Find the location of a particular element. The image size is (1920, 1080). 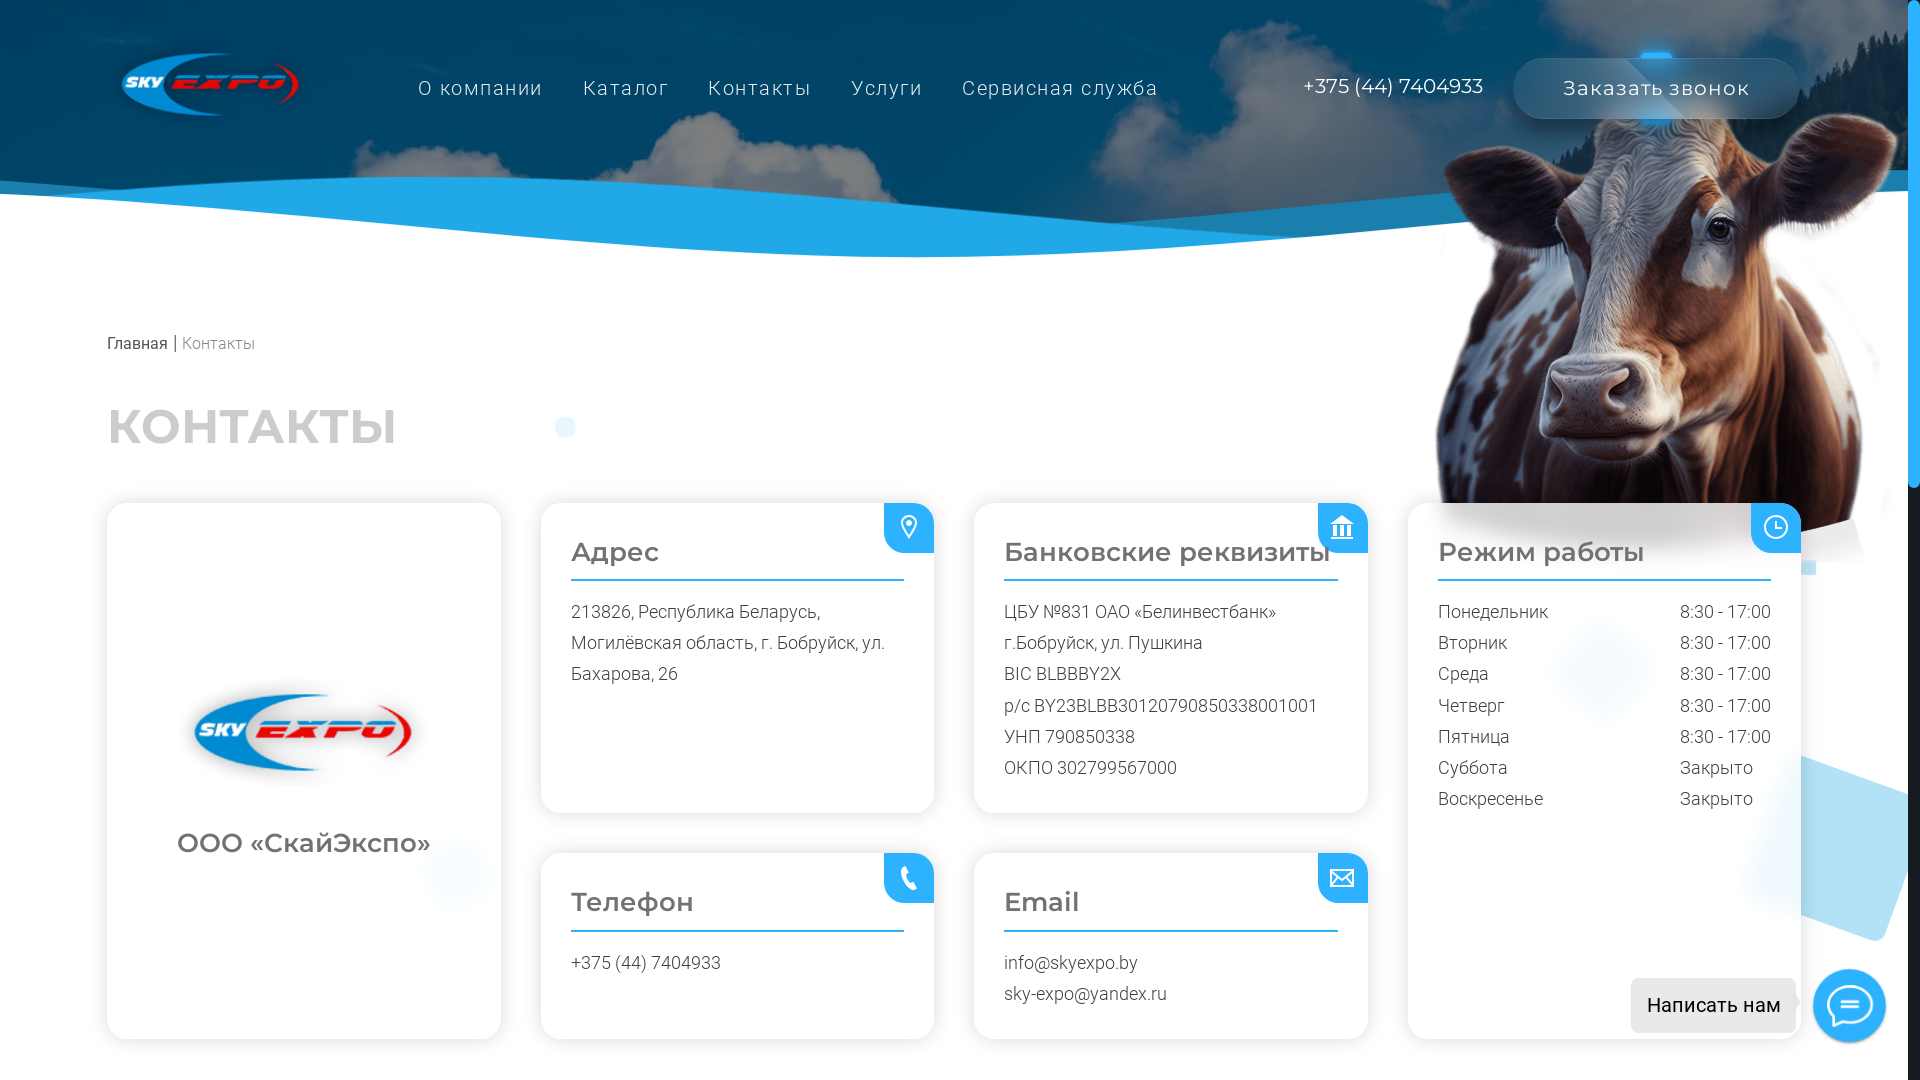

'+375 (44) 7404933' is located at coordinates (1391, 85).